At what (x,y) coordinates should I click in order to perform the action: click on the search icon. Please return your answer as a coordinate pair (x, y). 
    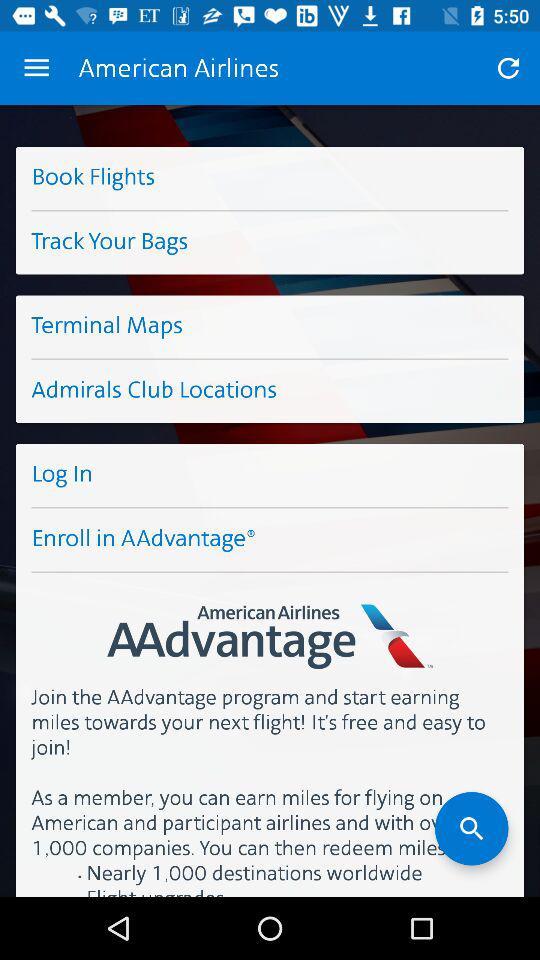
    Looking at the image, I should click on (471, 828).